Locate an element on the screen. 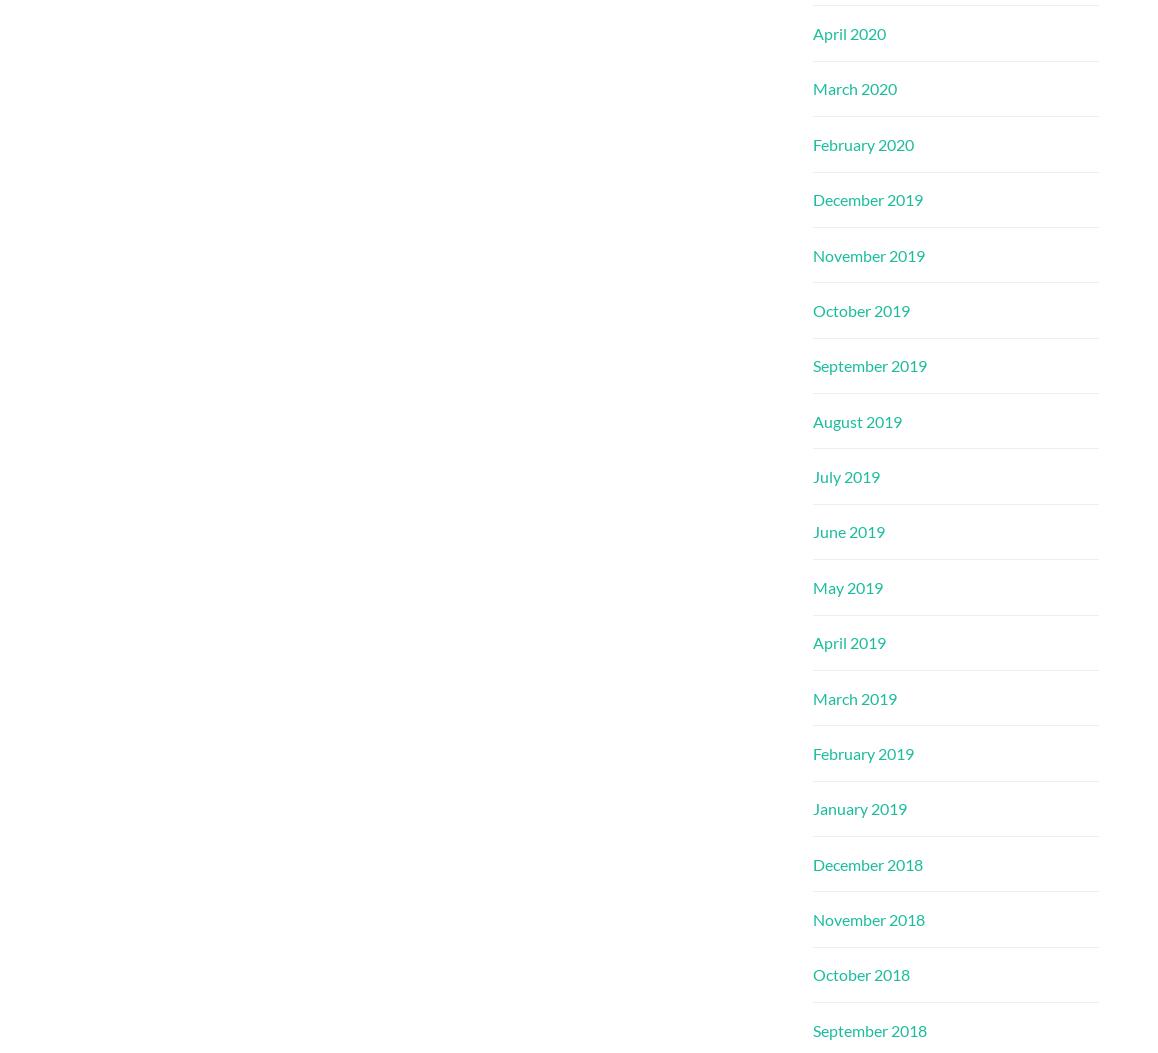  'October 2019' is located at coordinates (860, 309).